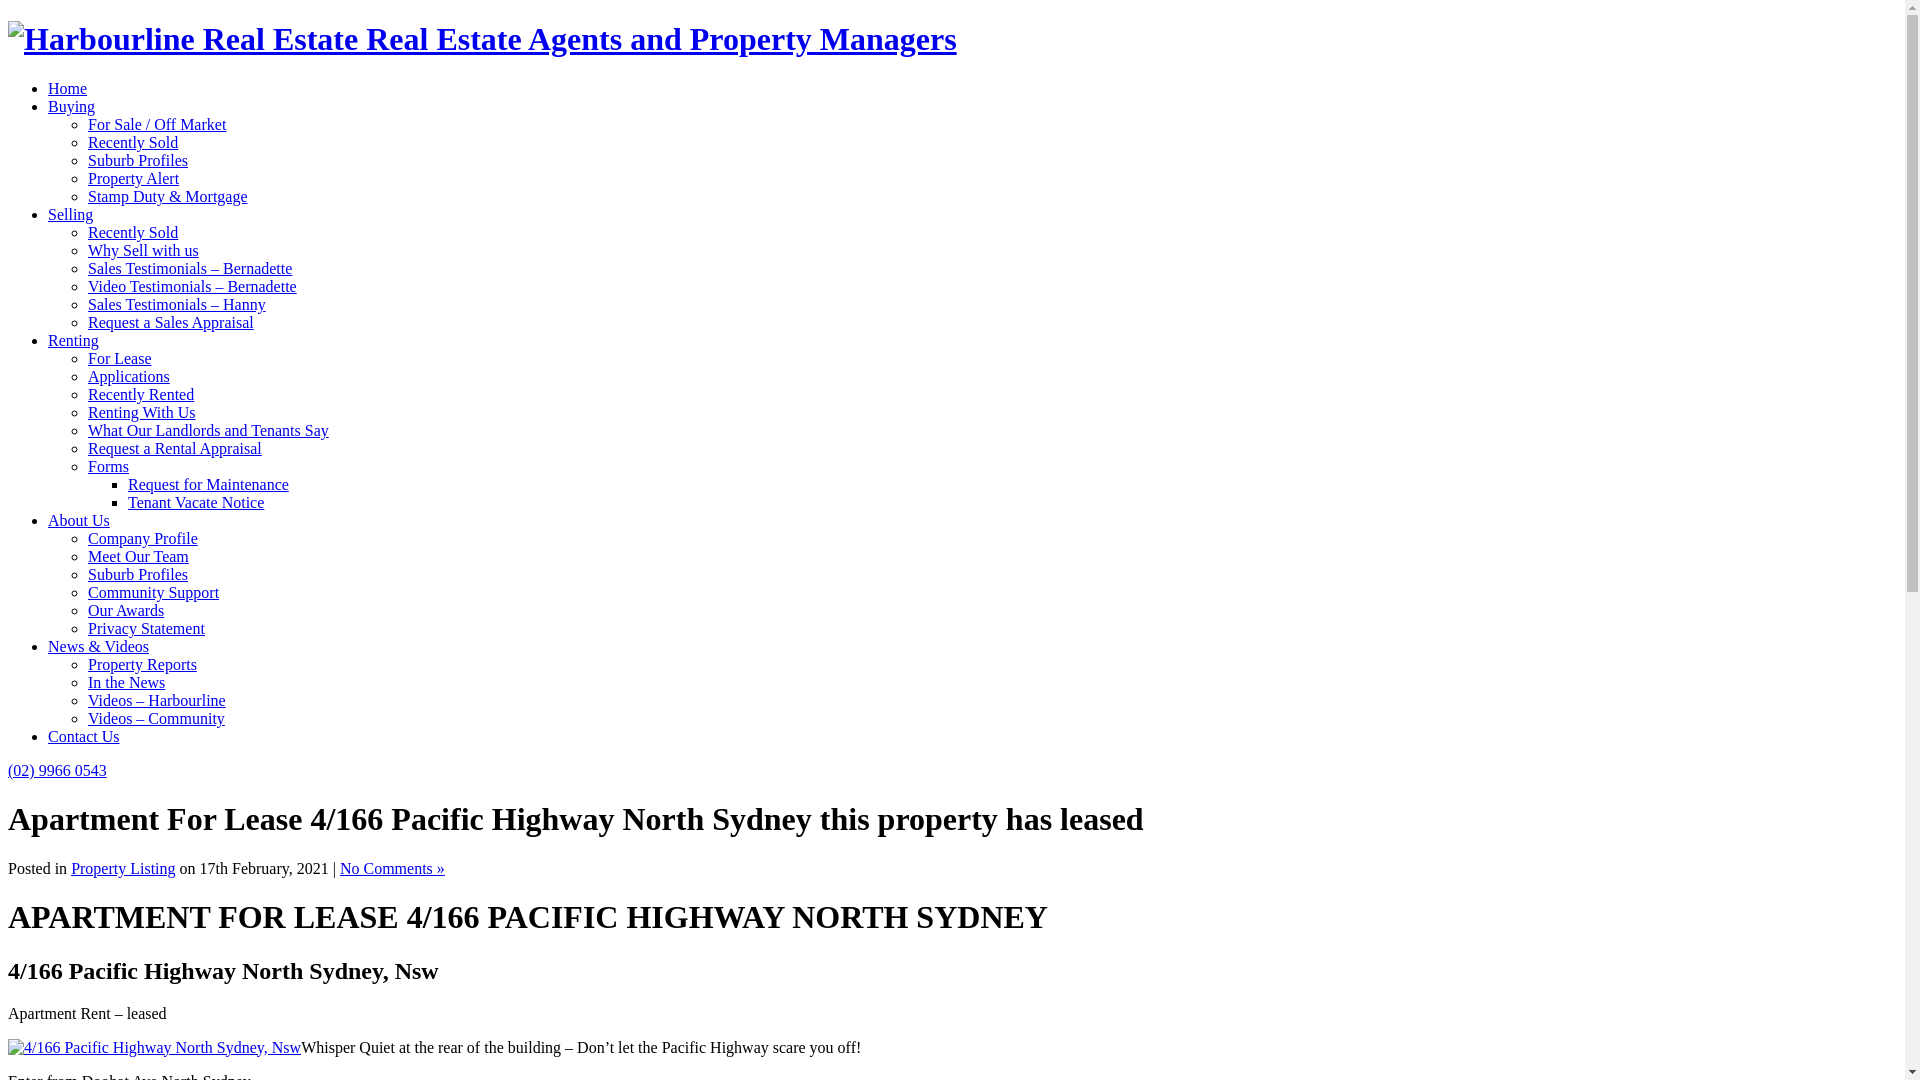  What do you see at coordinates (86, 681) in the screenshot?
I see `'In the News'` at bounding box center [86, 681].